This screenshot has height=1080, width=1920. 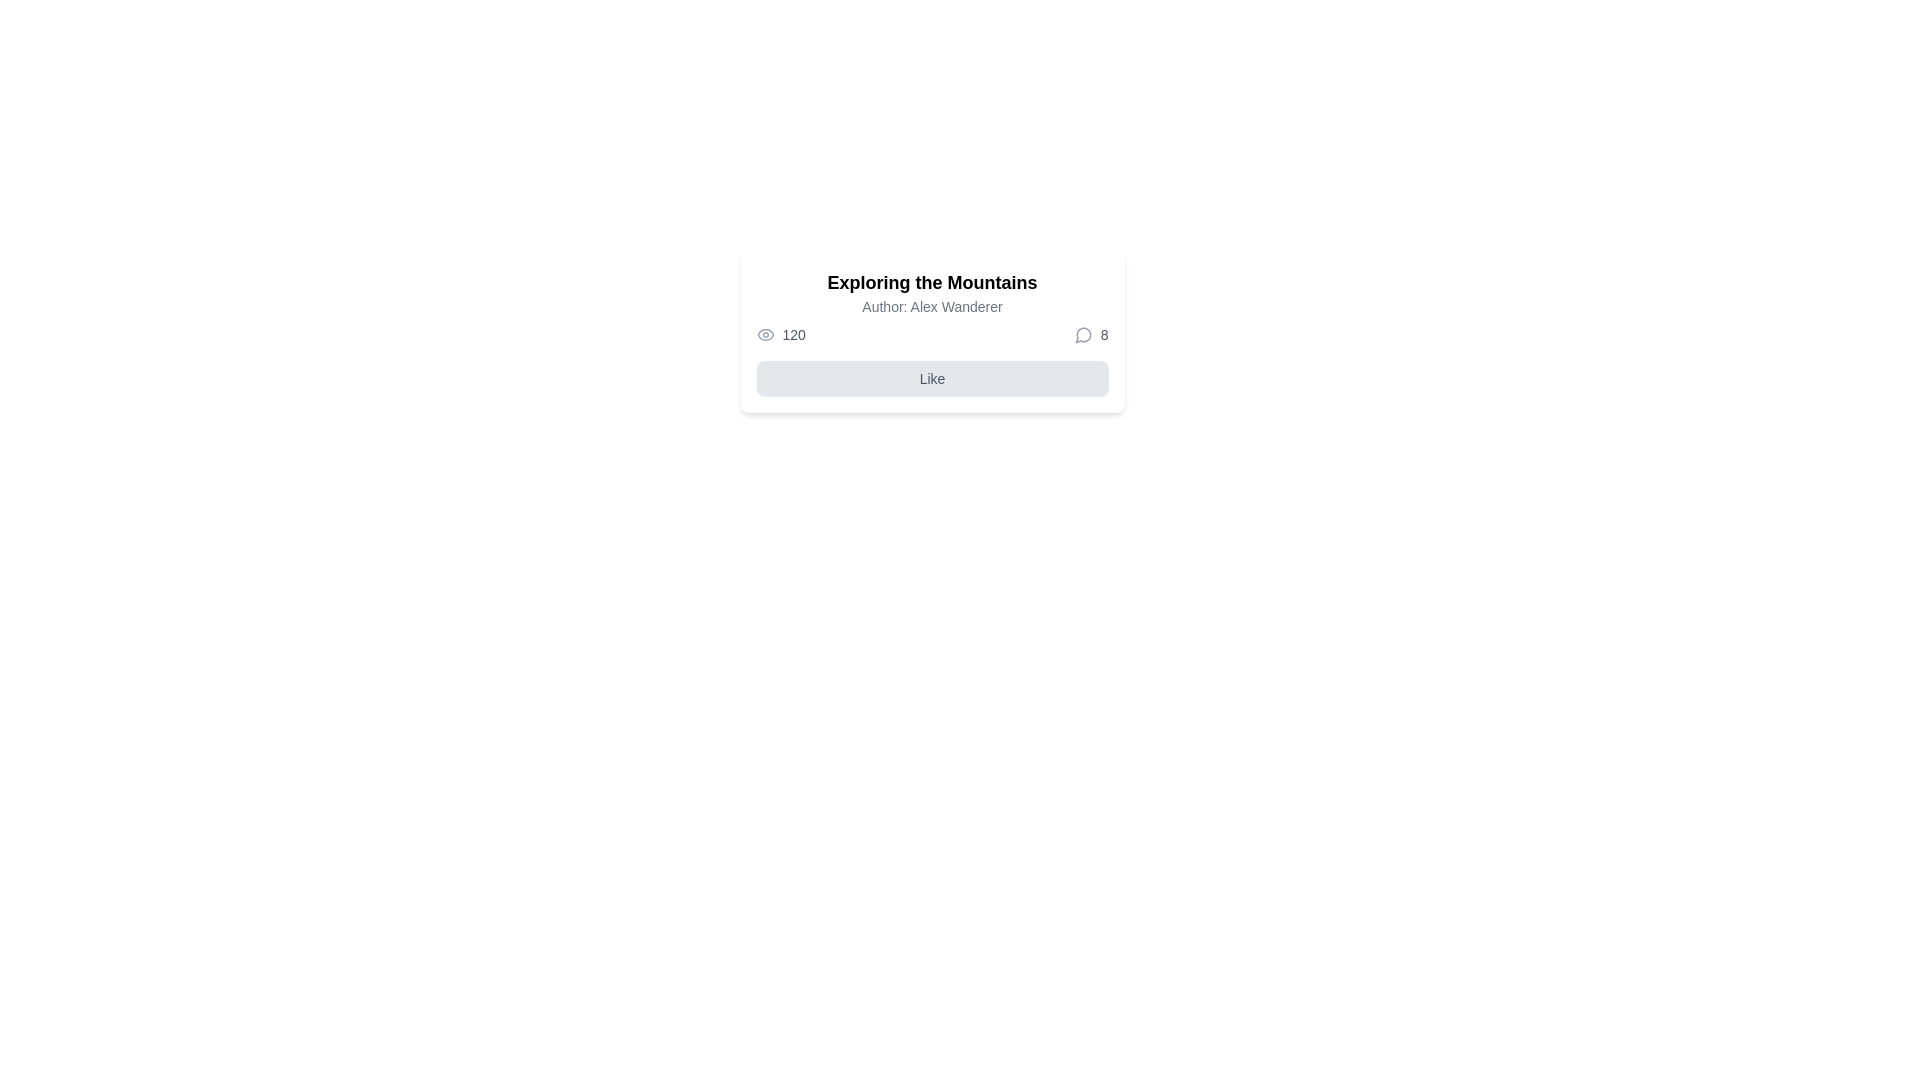 I want to click on the visibility status icon located beside the text '120', which indicates view counts, so click(x=764, y=334).